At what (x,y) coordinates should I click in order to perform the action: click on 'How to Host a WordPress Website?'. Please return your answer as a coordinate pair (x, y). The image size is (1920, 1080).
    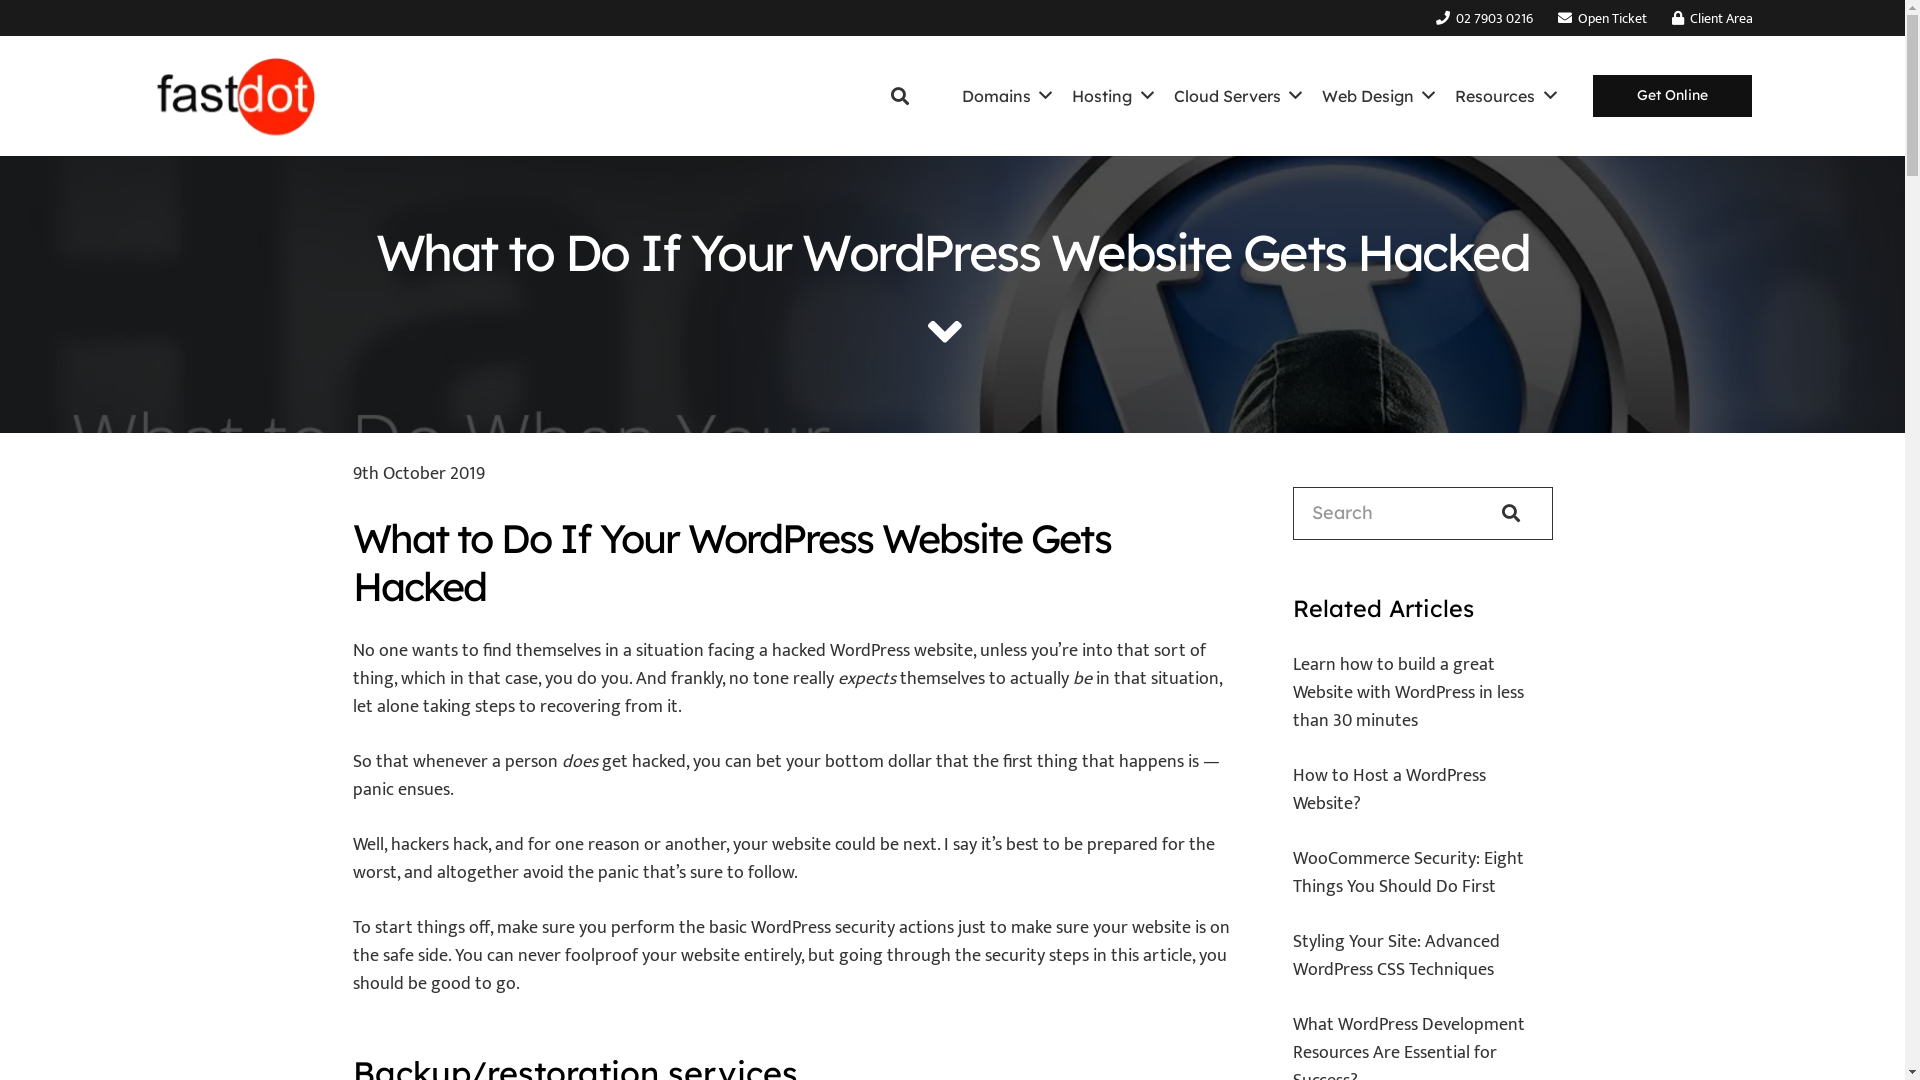
    Looking at the image, I should click on (1388, 789).